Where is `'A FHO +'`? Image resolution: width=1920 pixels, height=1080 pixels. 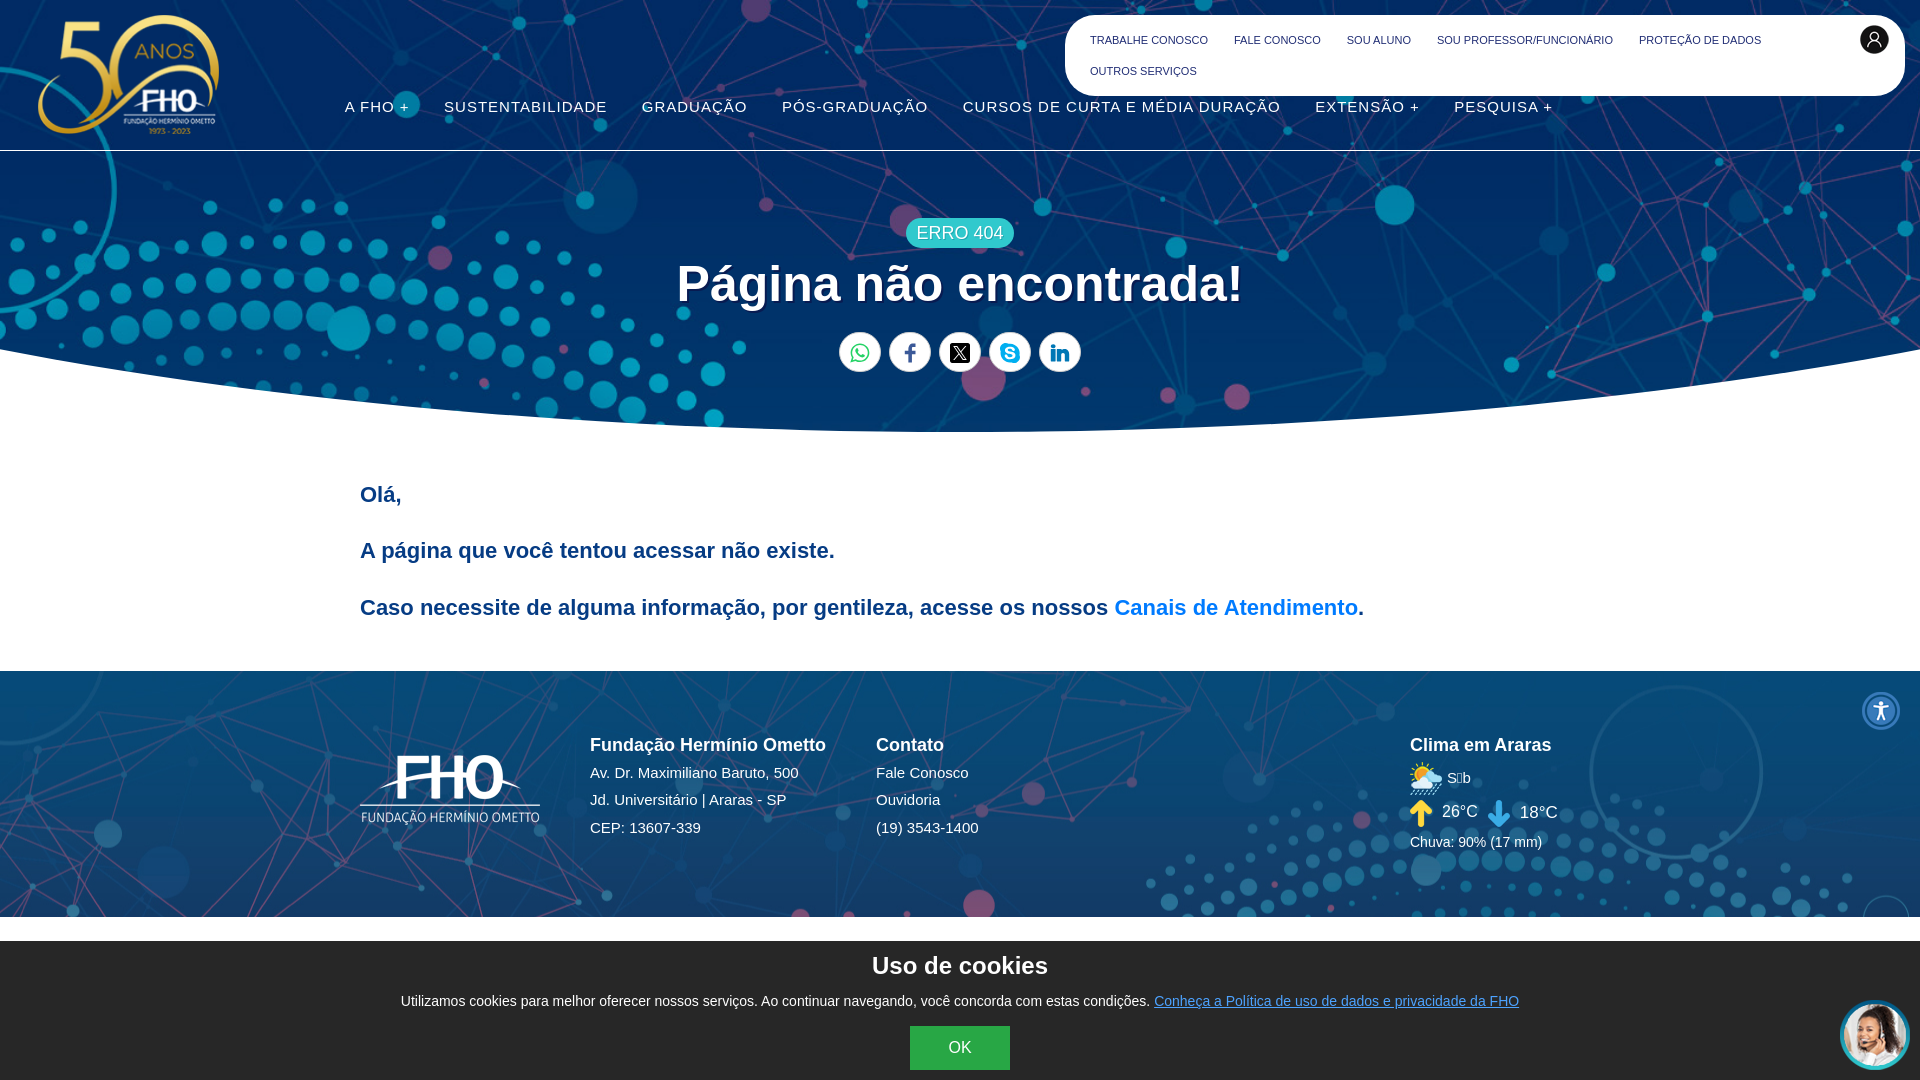 'A FHO +' is located at coordinates (377, 107).